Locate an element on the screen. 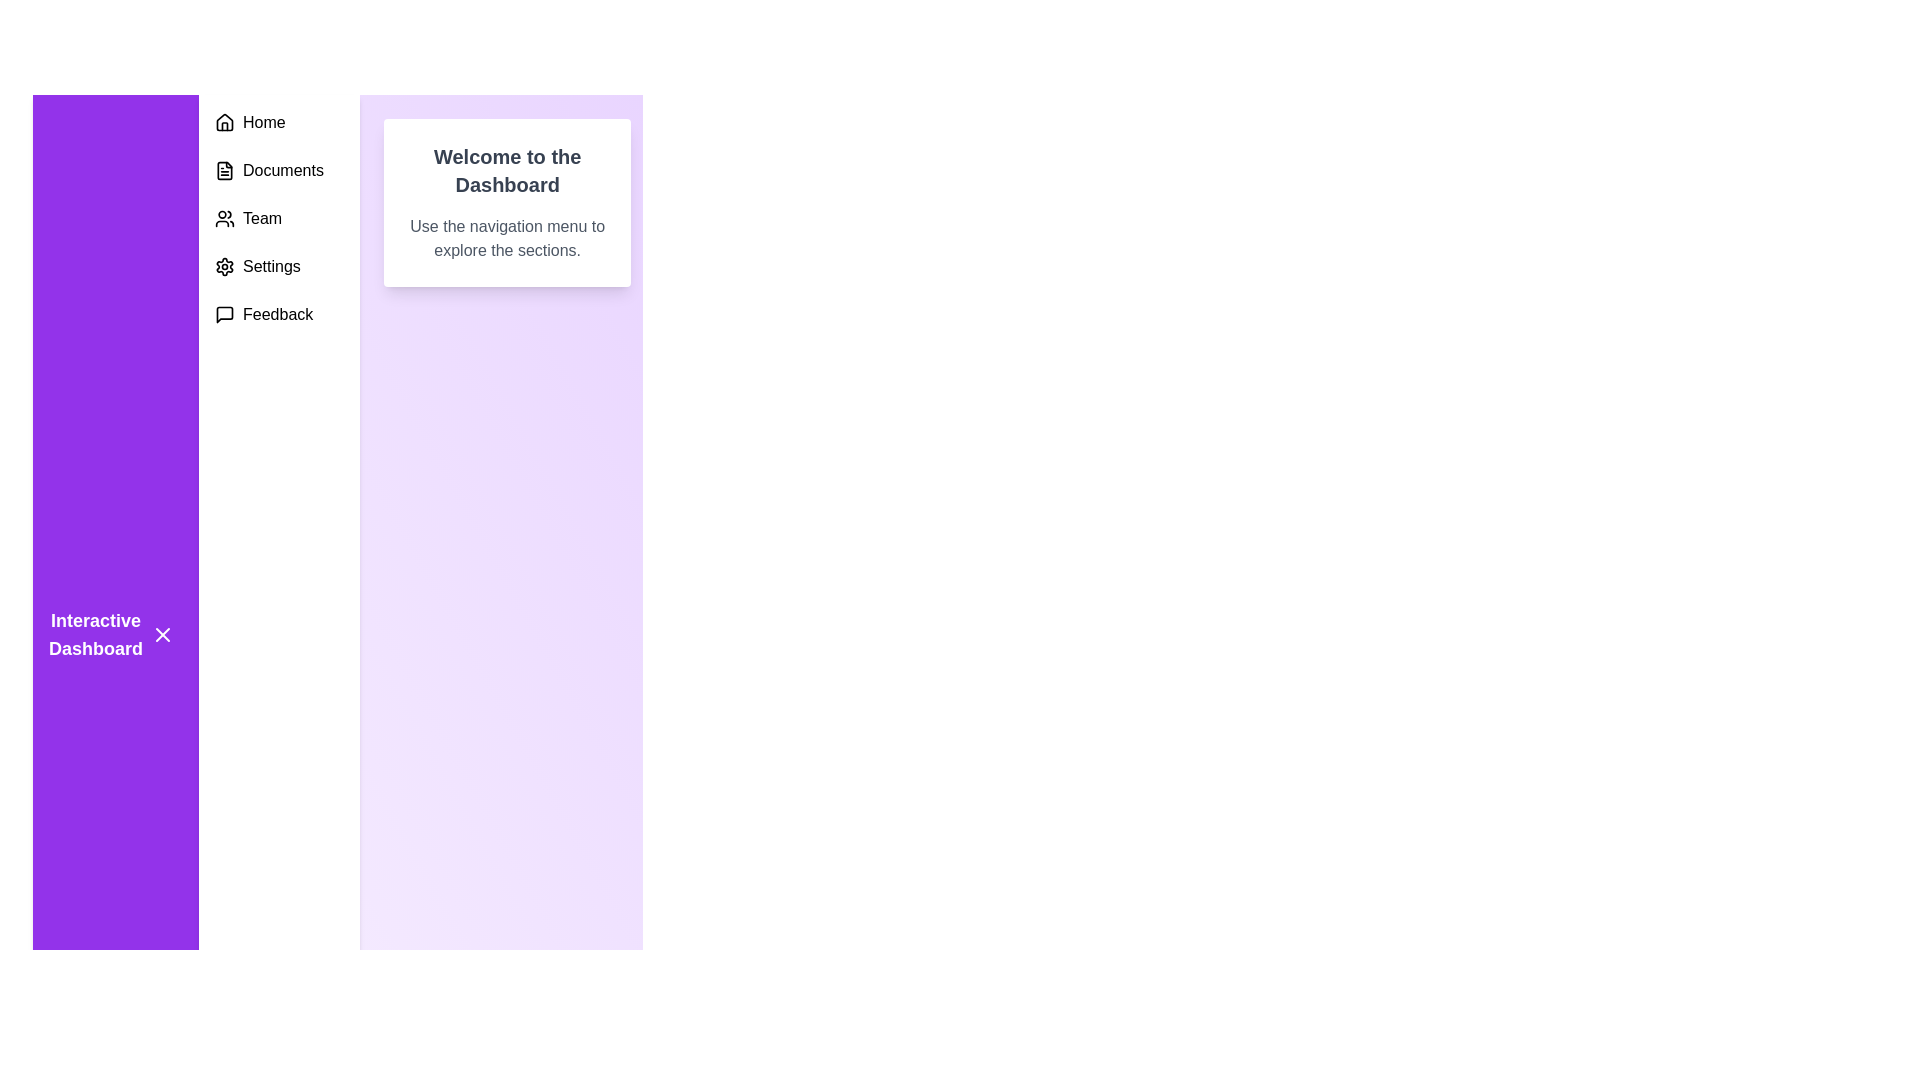  text of the bold, white label that says 'Interactive Dashboard' located in the side navigation bar on a purple background is located at coordinates (95, 635).